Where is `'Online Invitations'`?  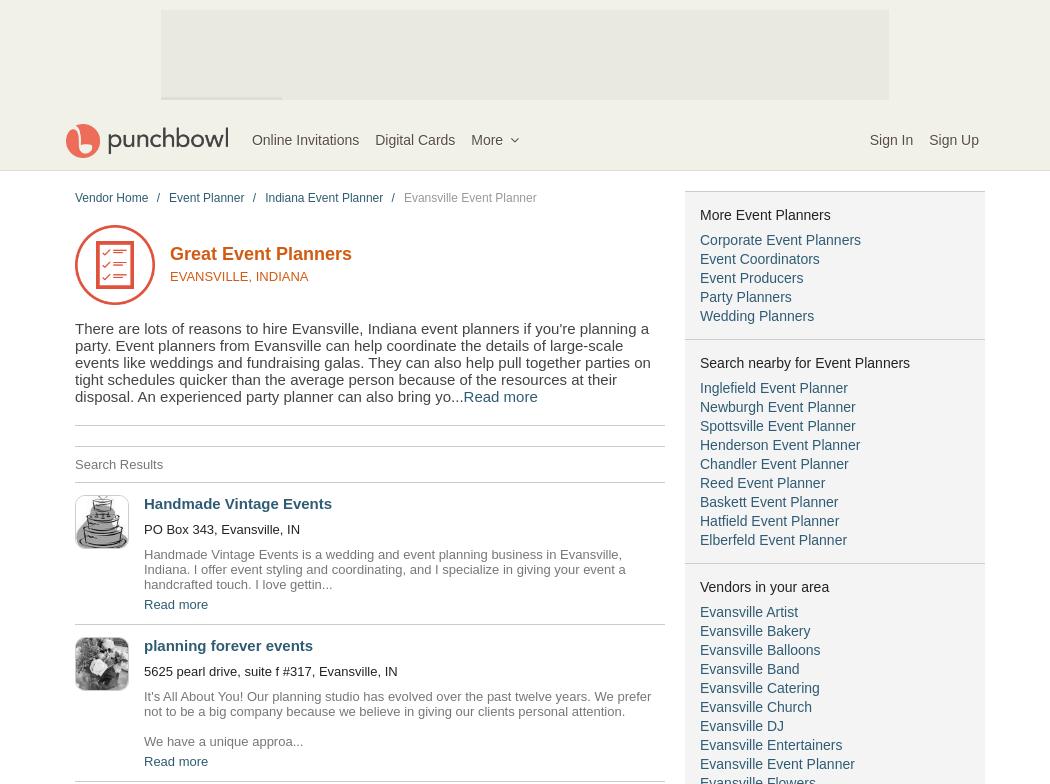
'Online Invitations' is located at coordinates (305, 140).